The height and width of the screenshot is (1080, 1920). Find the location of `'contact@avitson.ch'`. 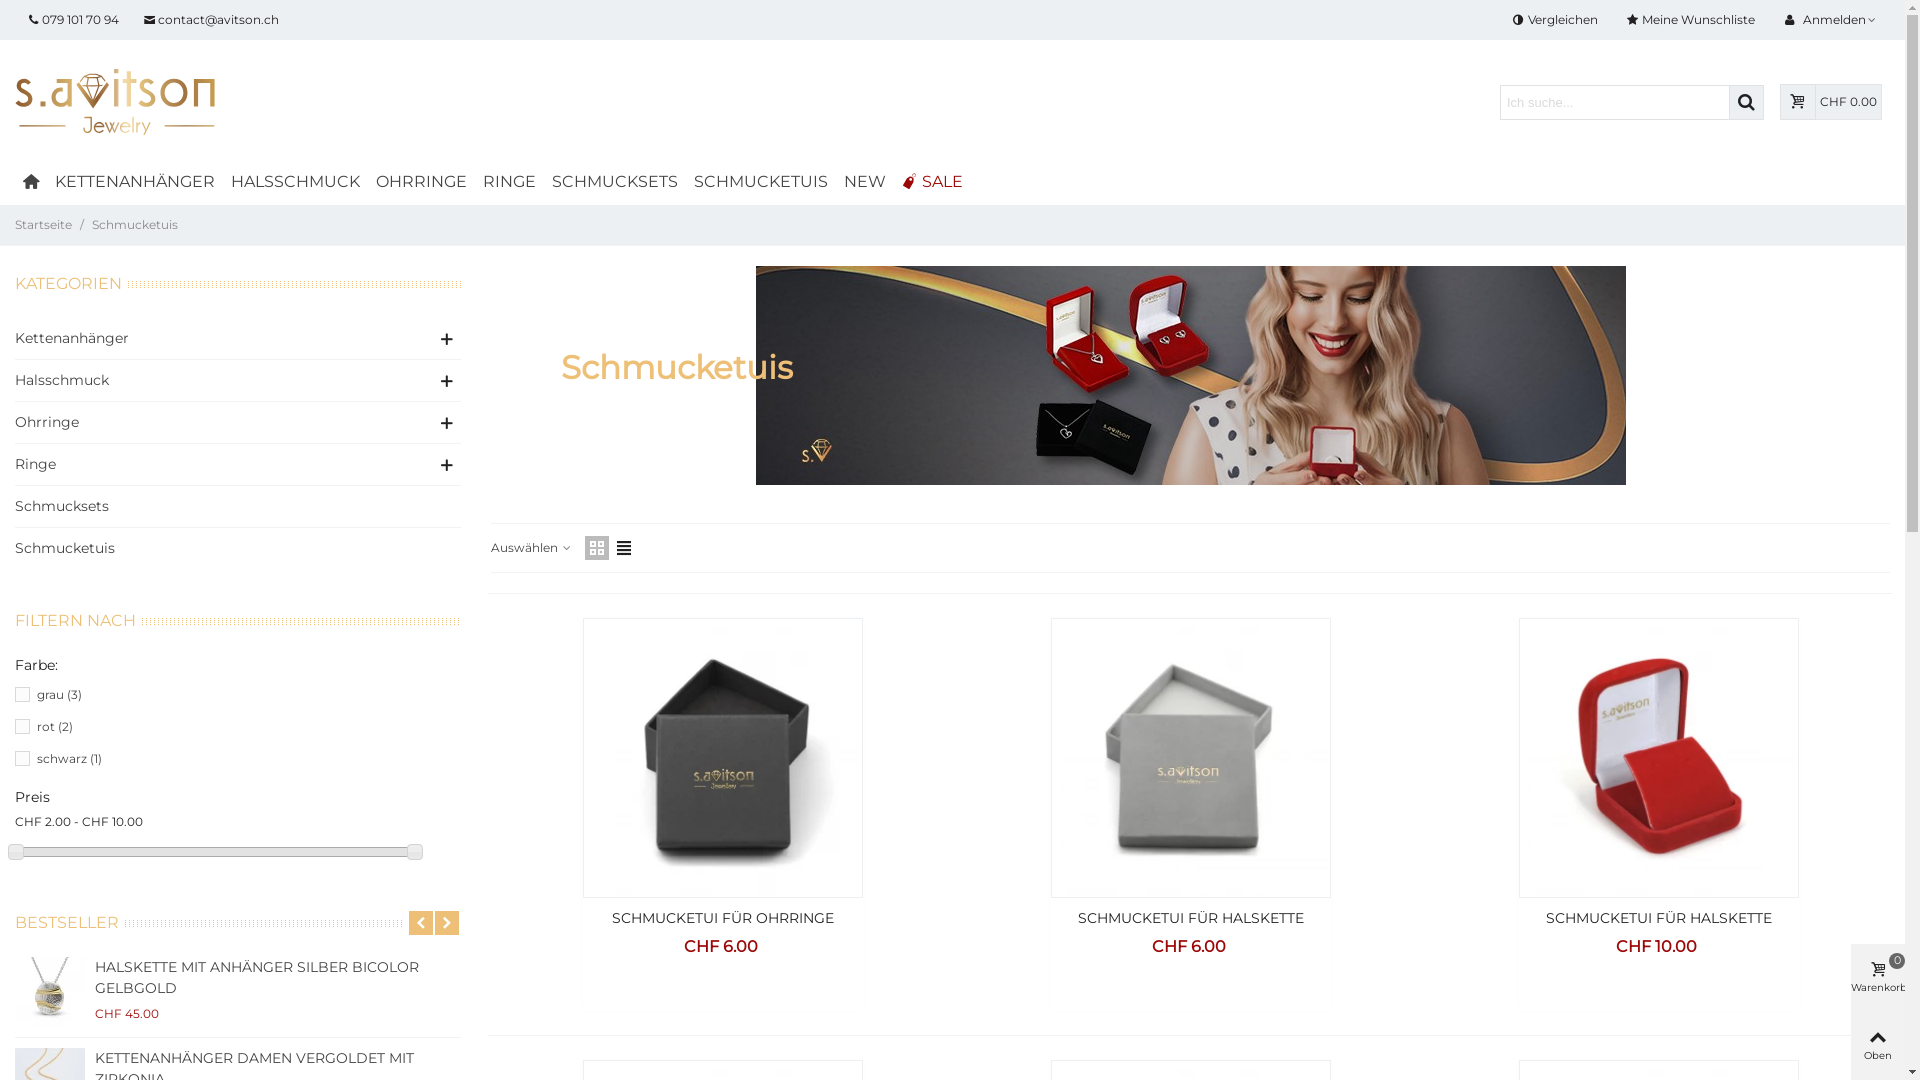

'contact@avitson.ch' is located at coordinates (211, 19).